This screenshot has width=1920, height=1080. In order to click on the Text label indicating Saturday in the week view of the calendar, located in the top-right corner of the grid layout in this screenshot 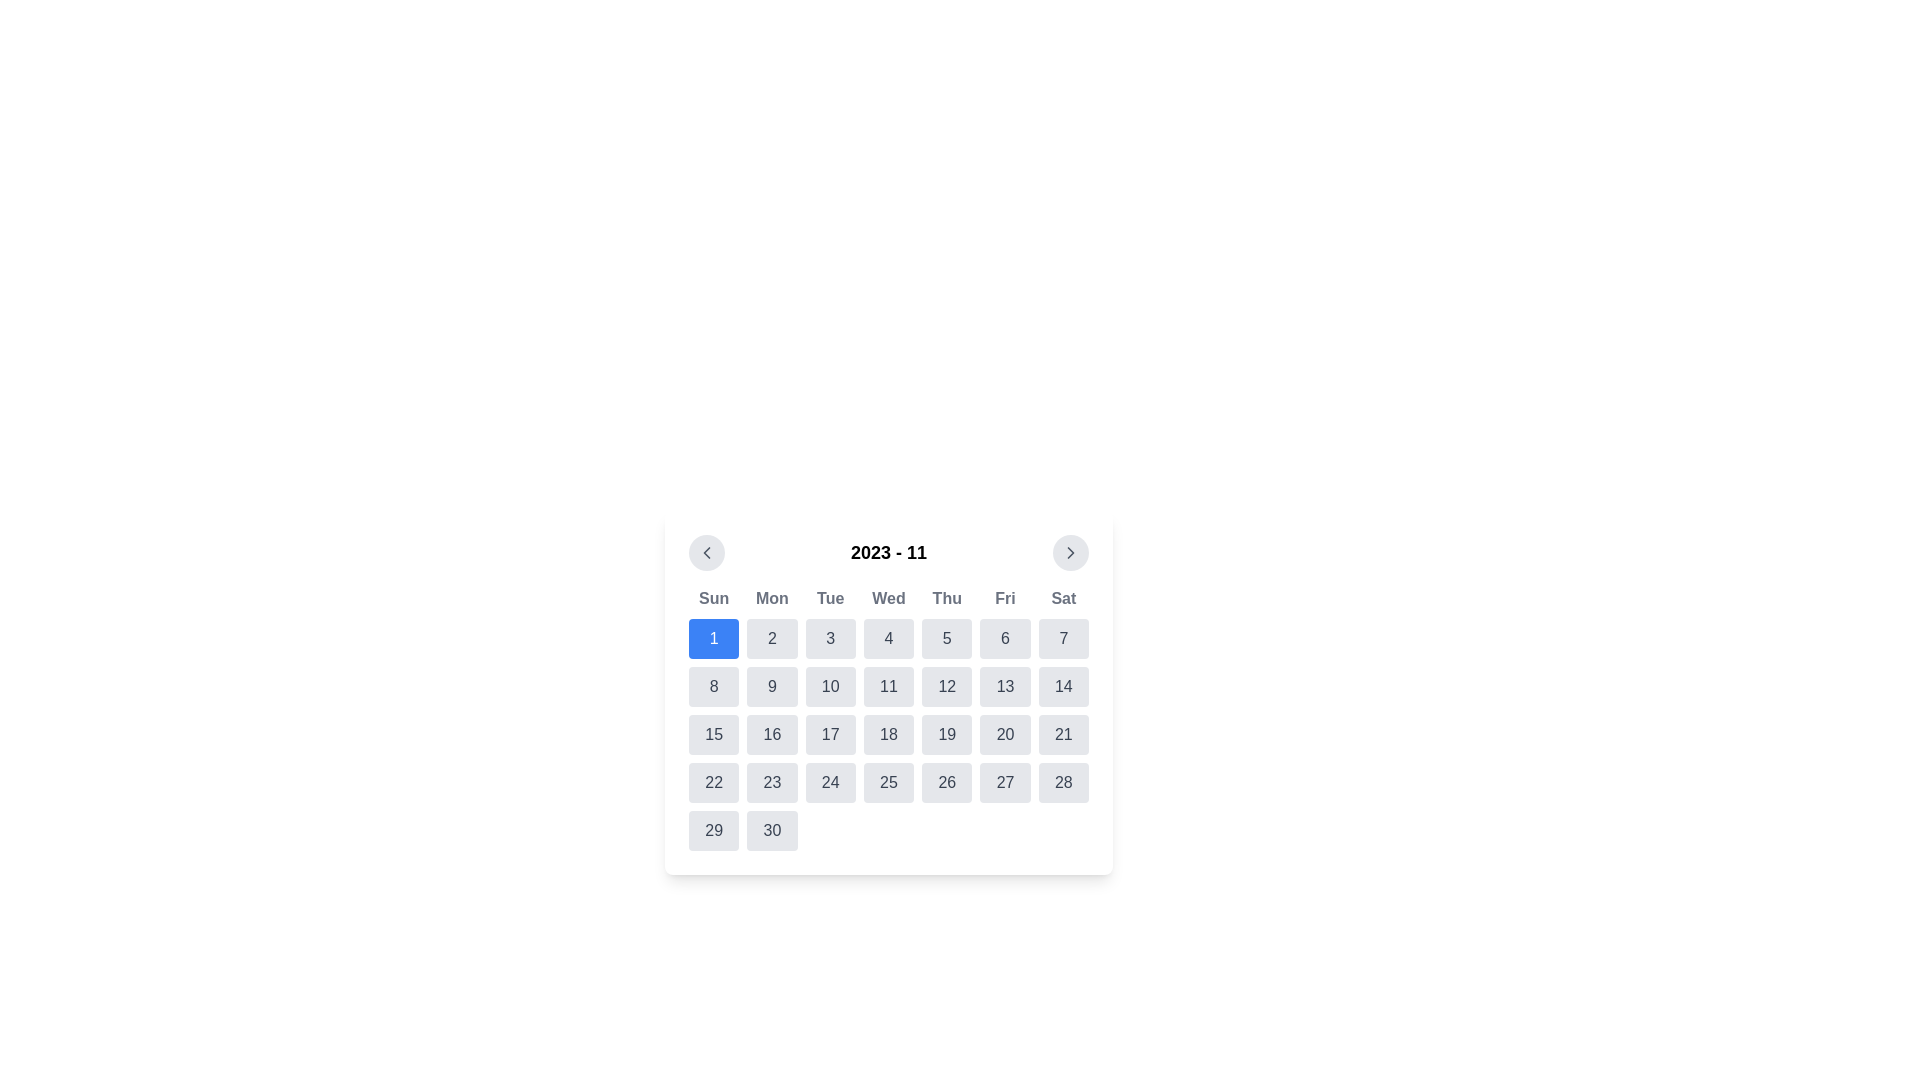, I will do `click(1062, 597)`.